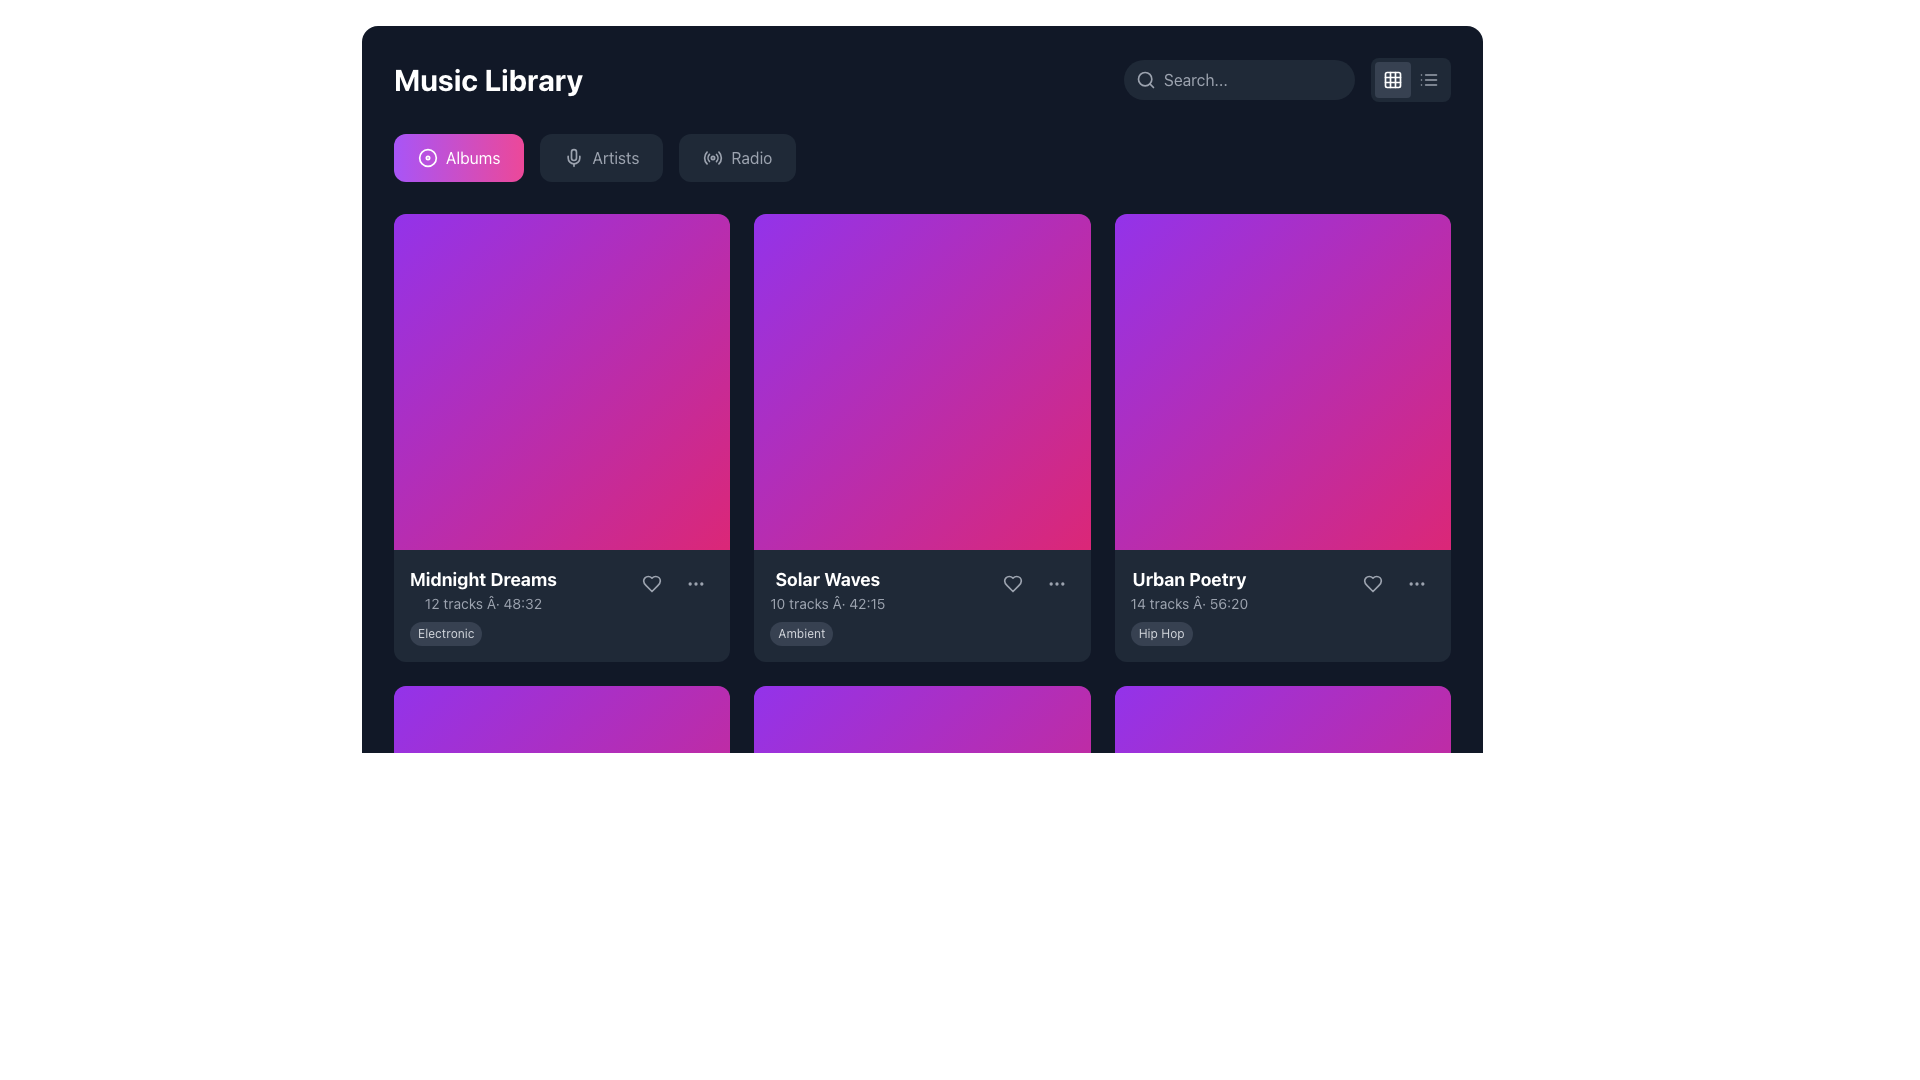 The width and height of the screenshot is (1920, 1080). What do you see at coordinates (1055, 584) in the screenshot?
I see `the Icon button with an ellipsis symbol located at the bottom-right corner of the 'Solar Waves' card component to trigger a color change` at bounding box center [1055, 584].